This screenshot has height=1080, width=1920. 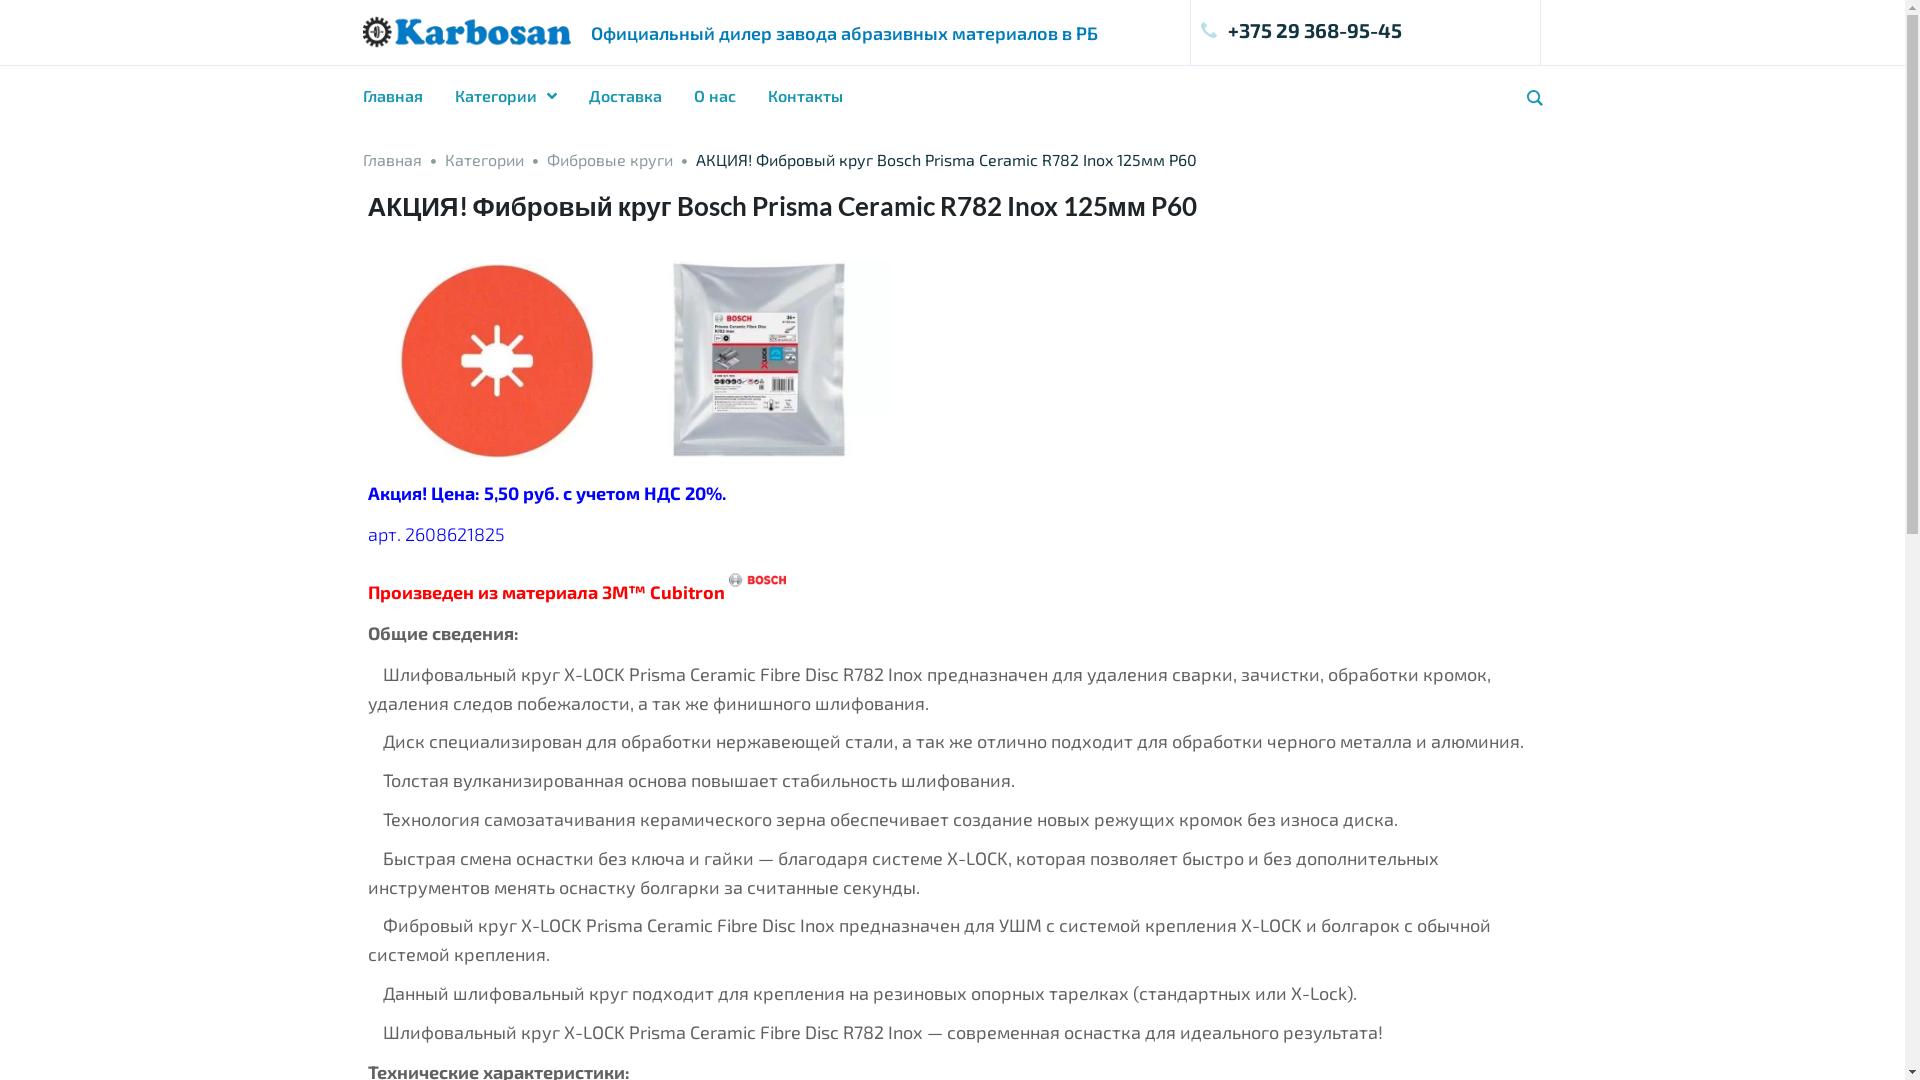 What do you see at coordinates (1200, 30) in the screenshot?
I see `'+375 29 368-95-45'` at bounding box center [1200, 30].